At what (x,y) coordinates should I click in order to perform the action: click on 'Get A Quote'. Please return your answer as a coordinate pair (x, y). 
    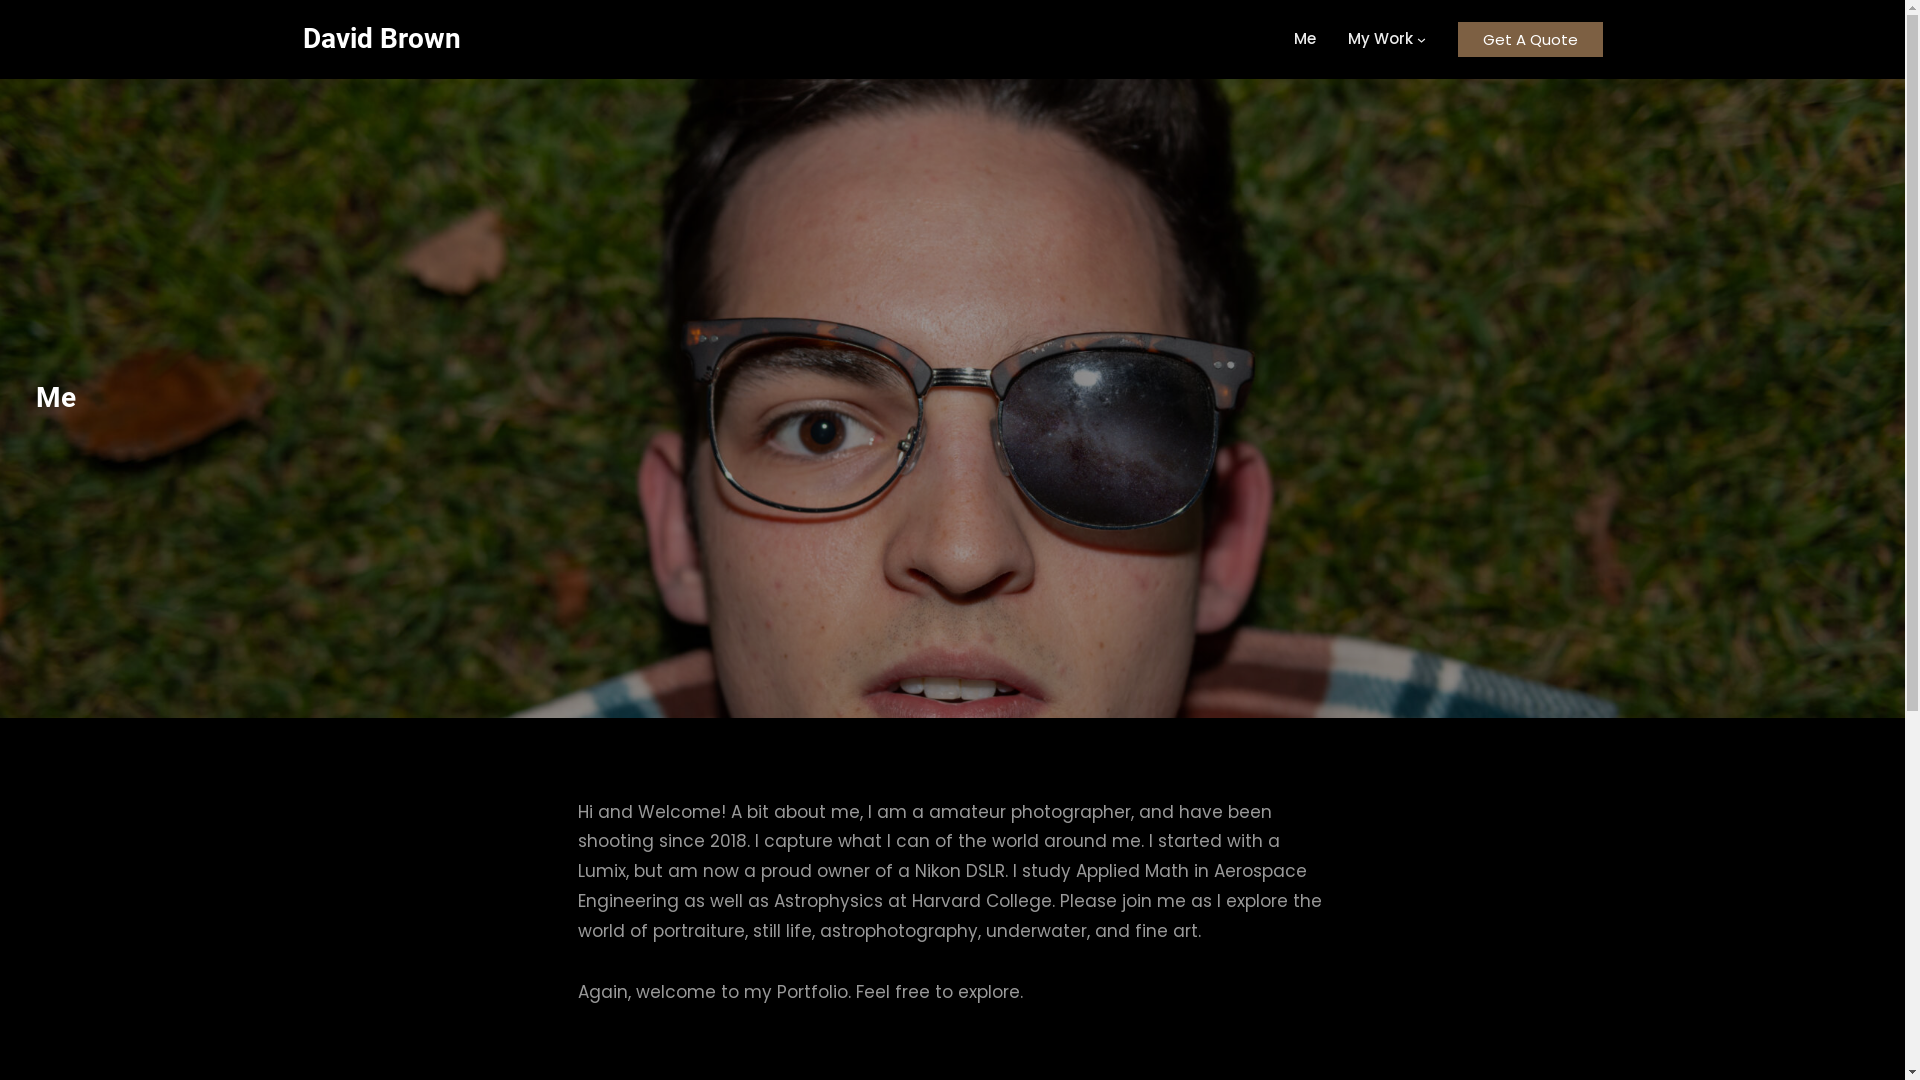
    Looking at the image, I should click on (1458, 39).